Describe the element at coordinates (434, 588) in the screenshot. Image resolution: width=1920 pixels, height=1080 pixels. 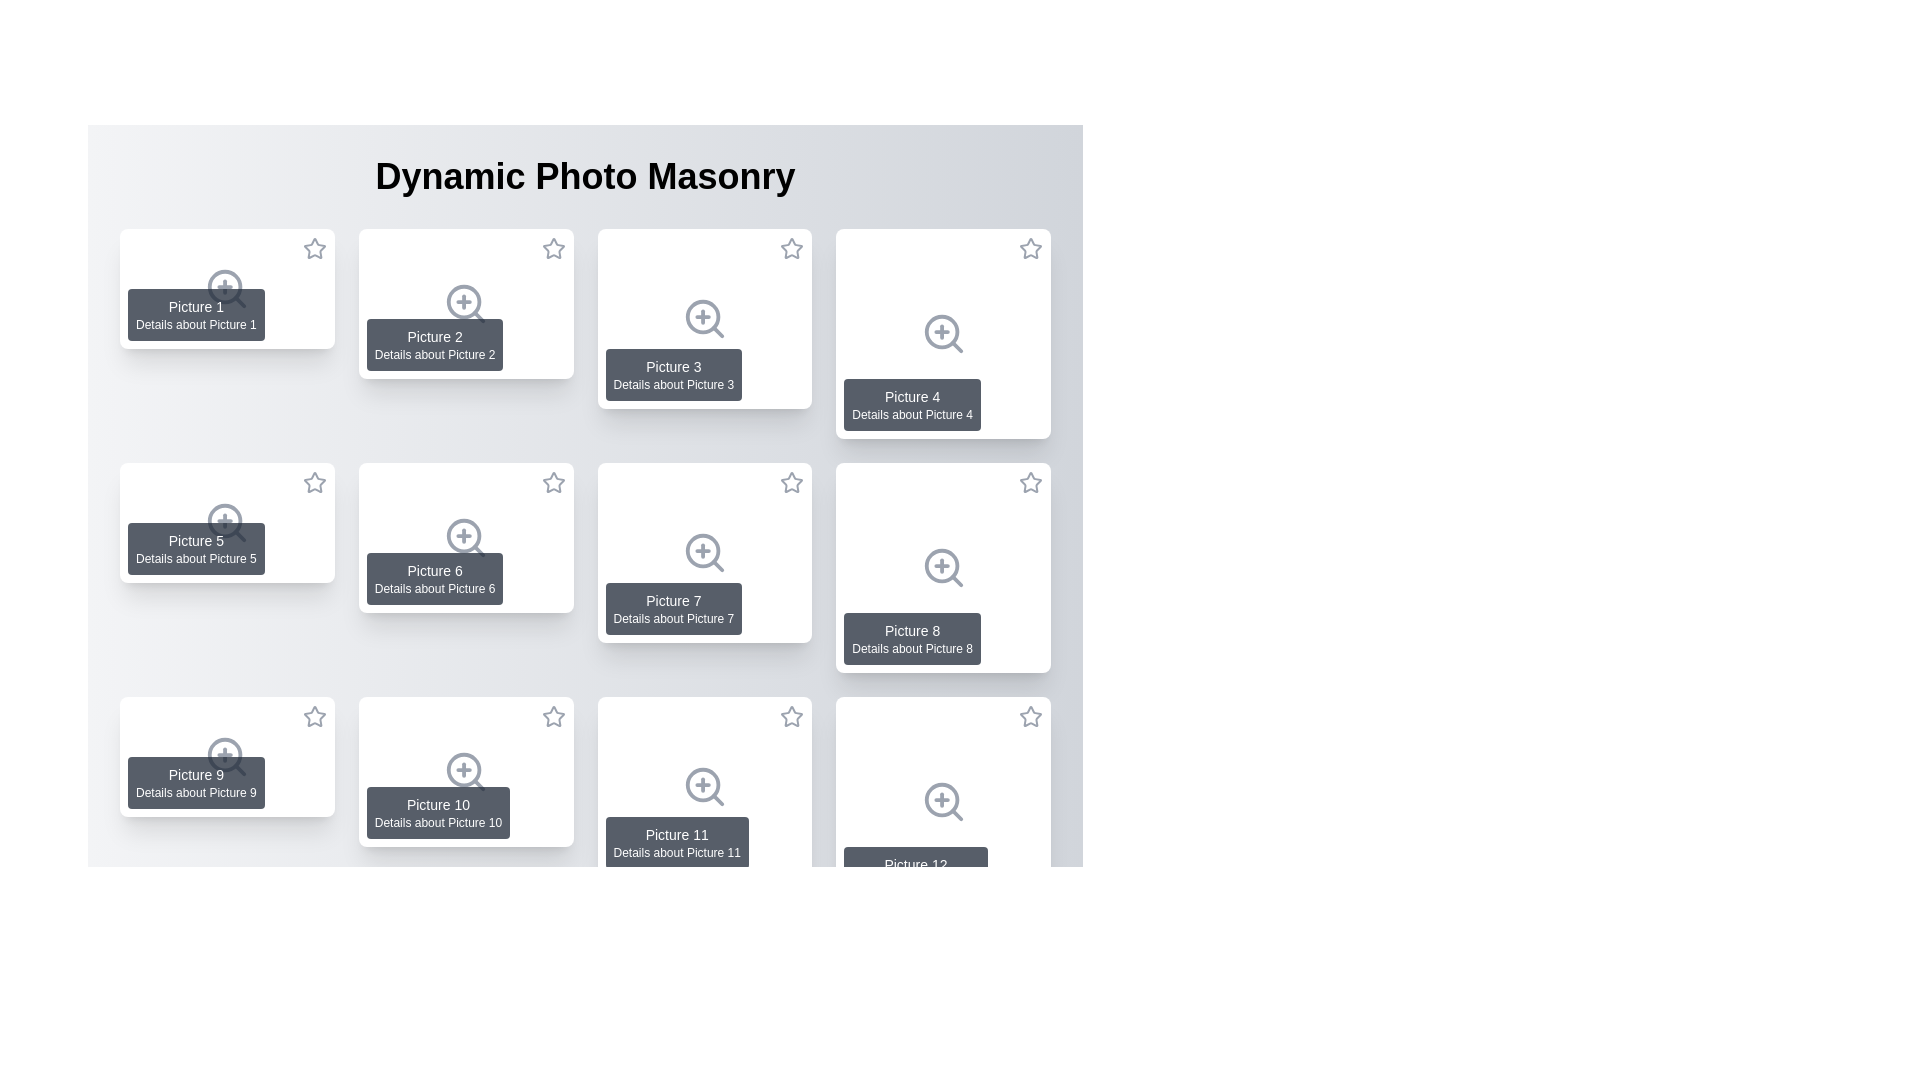
I see `the static text label providing supplementary information for 'Picture 6', located below the 'Picture 6' title in the dark background rectangle of the sixth photo card` at that location.